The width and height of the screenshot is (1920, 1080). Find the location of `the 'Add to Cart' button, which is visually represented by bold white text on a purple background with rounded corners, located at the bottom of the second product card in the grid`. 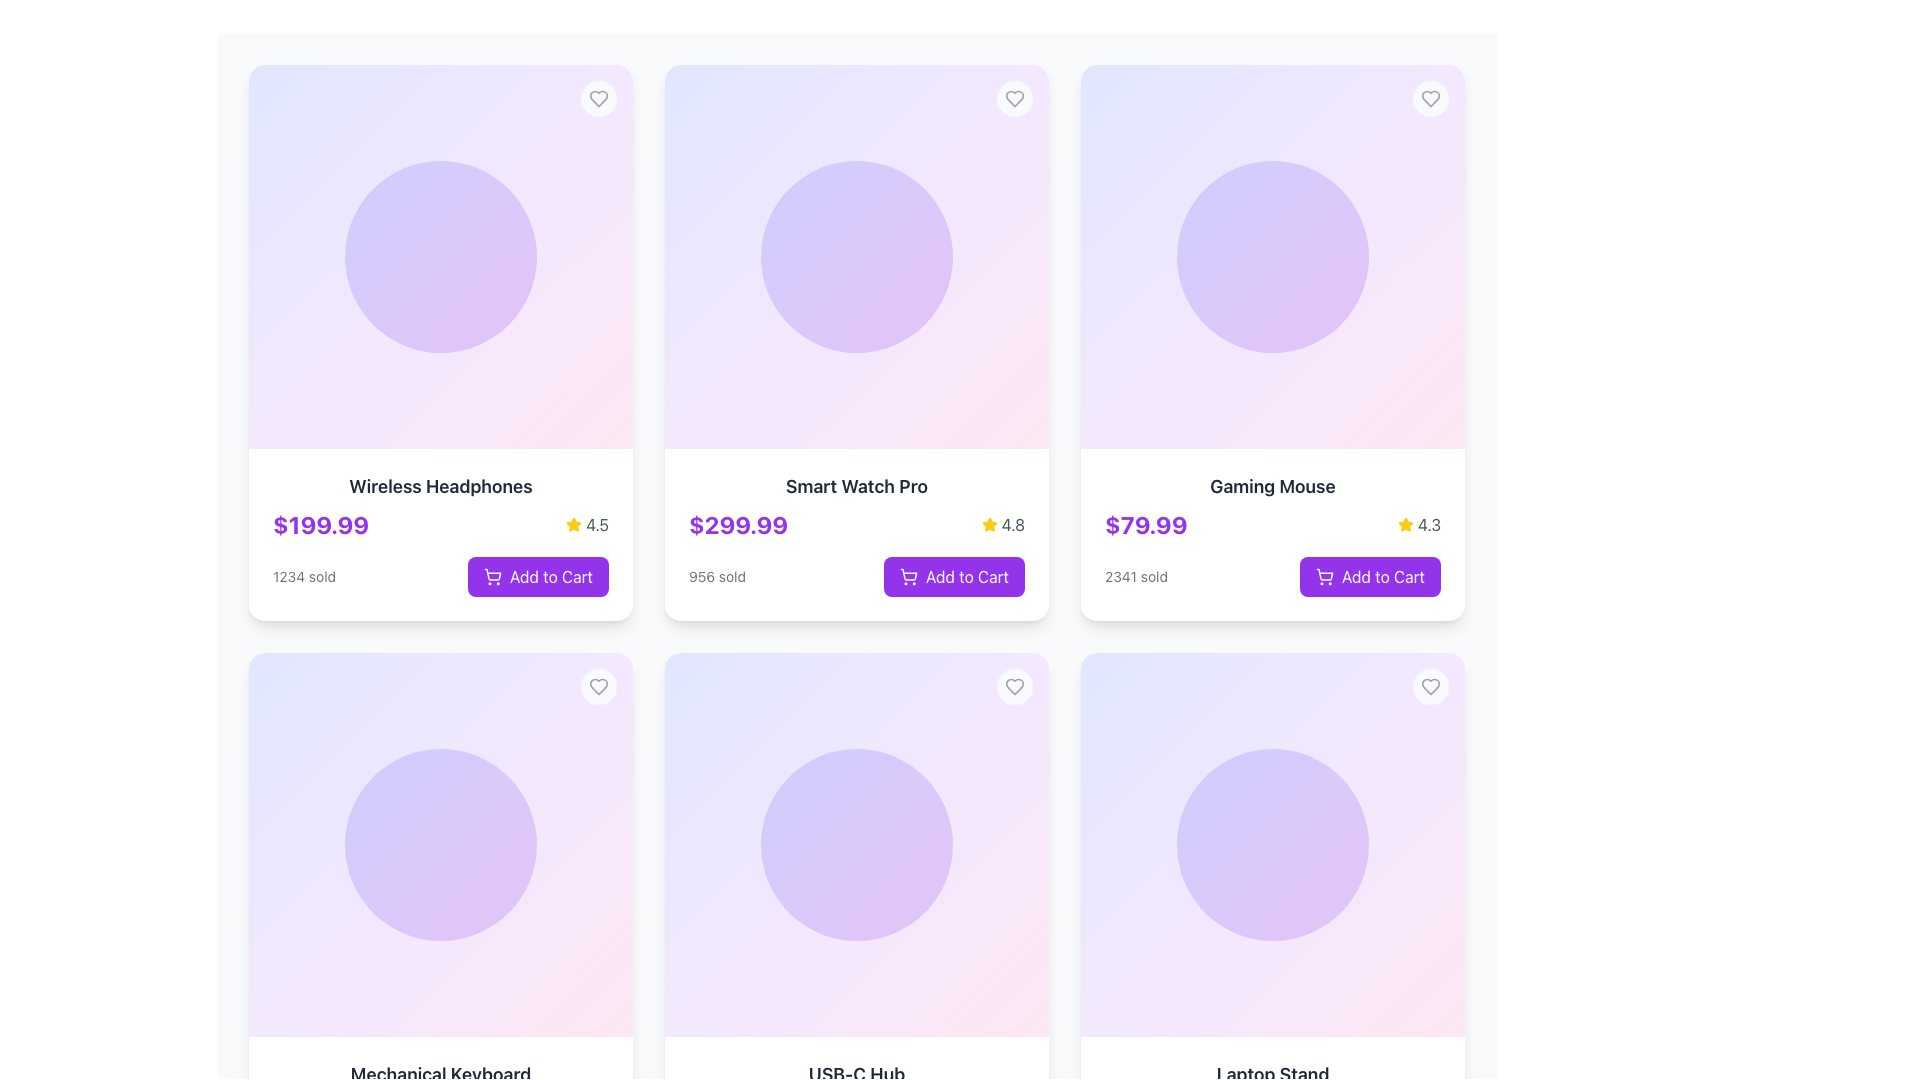

the 'Add to Cart' button, which is visually represented by bold white text on a purple background with rounded corners, located at the bottom of the second product card in the grid is located at coordinates (551, 577).